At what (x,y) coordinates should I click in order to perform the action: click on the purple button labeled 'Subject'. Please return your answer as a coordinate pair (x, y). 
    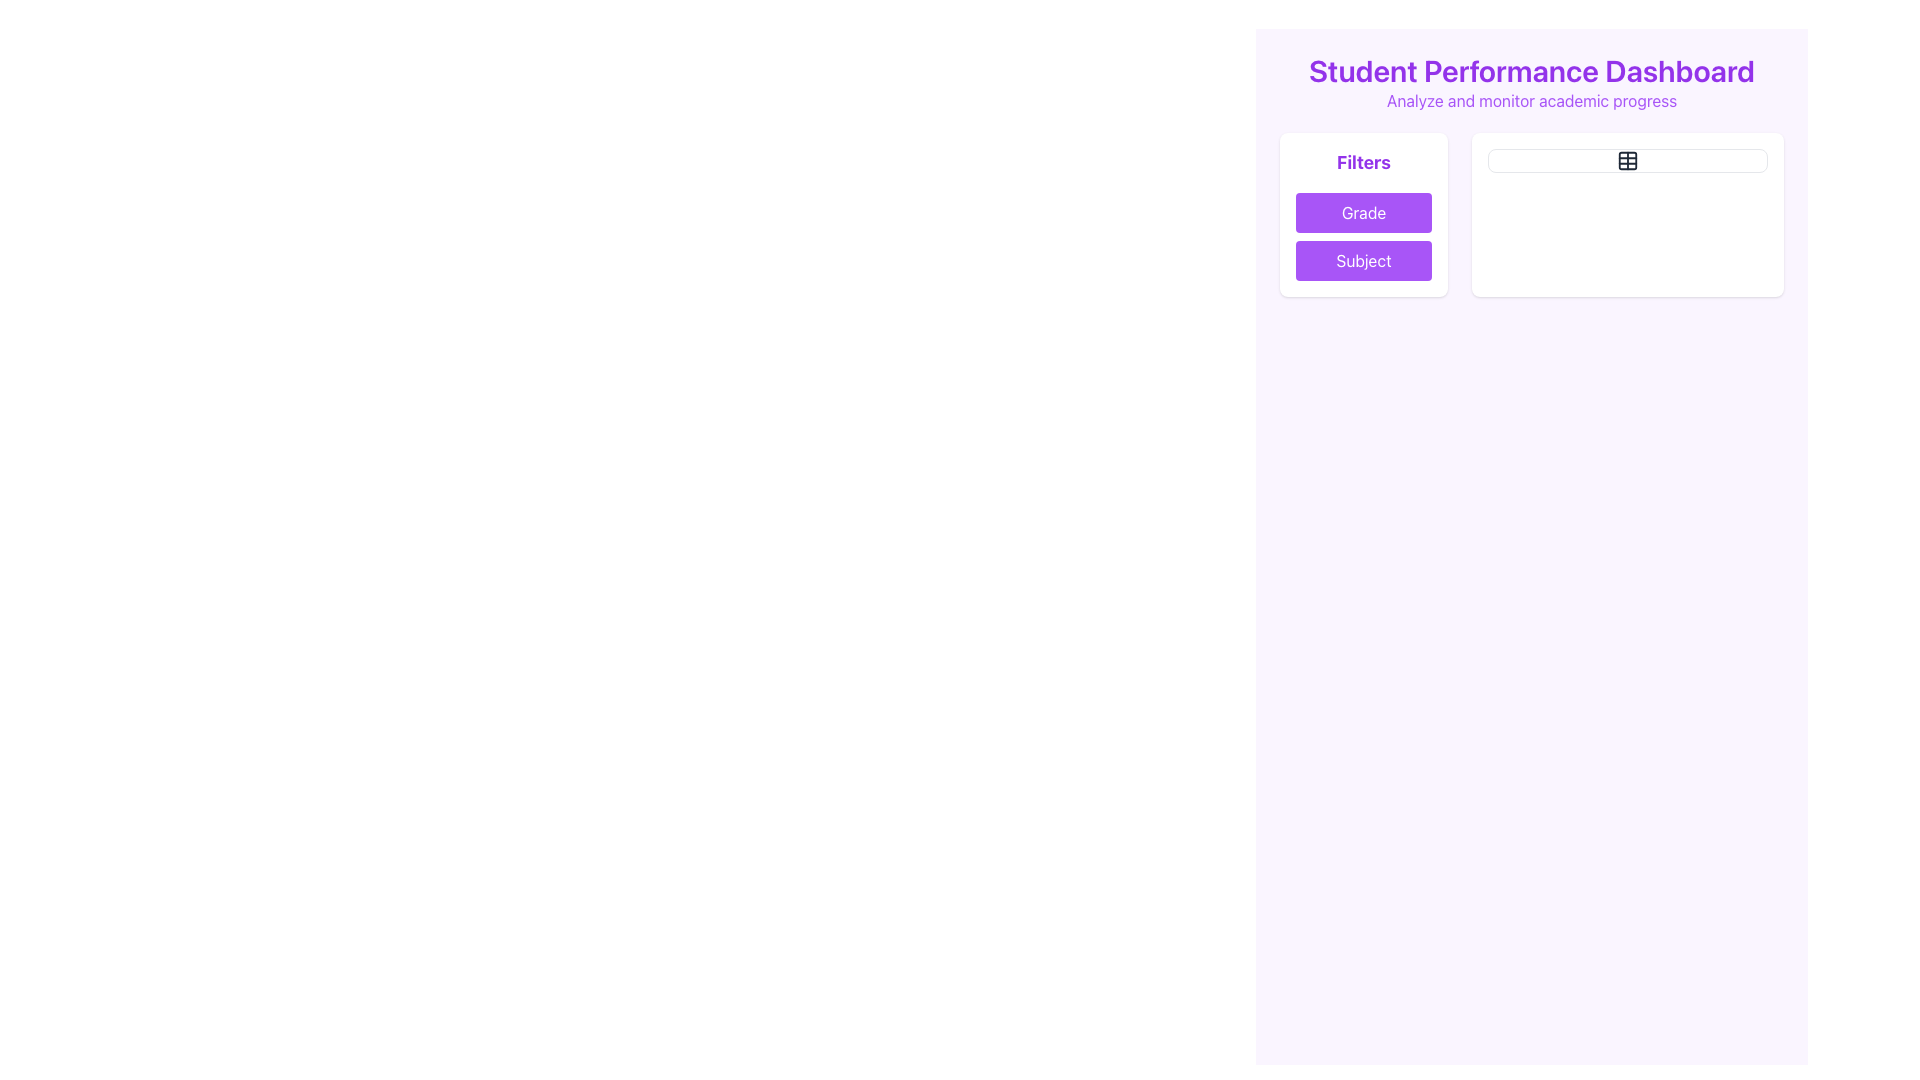
    Looking at the image, I should click on (1362, 260).